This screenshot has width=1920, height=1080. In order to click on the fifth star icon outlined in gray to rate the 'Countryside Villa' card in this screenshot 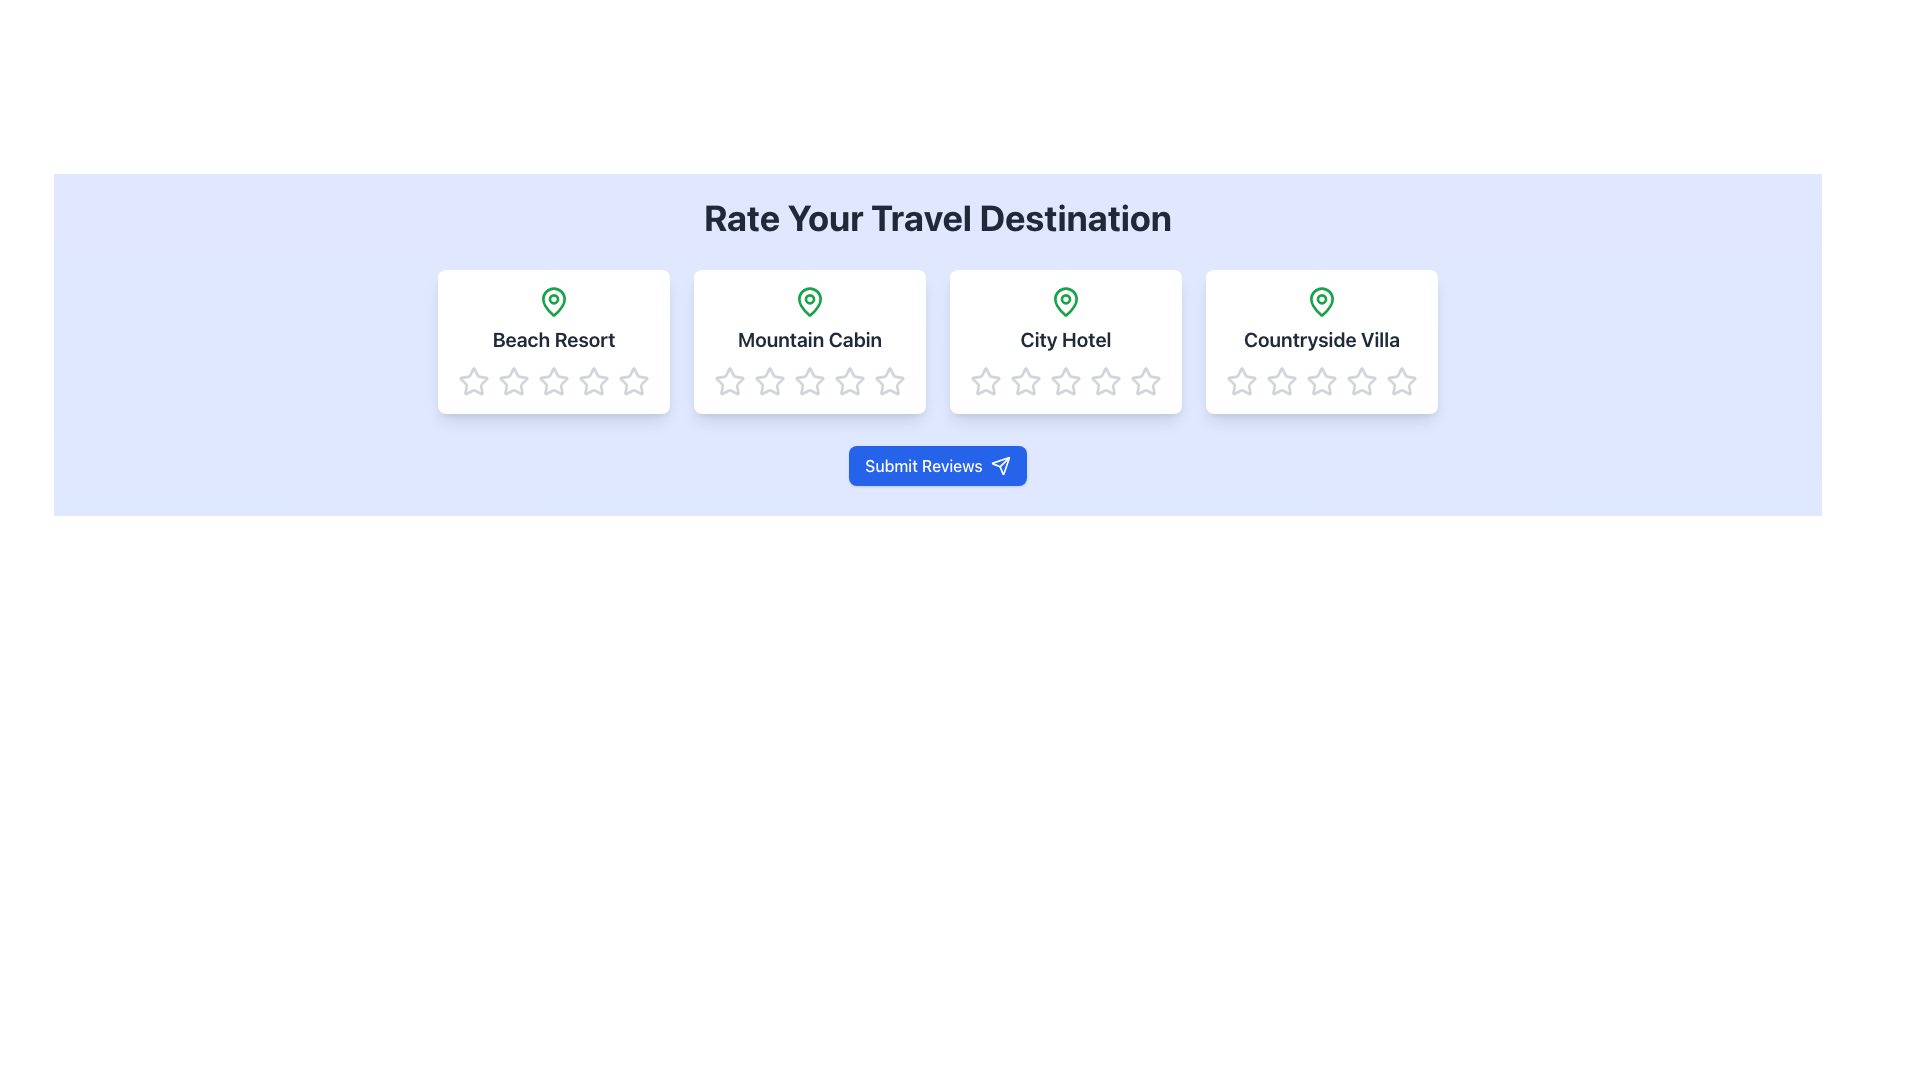, I will do `click(1400, 381)`.